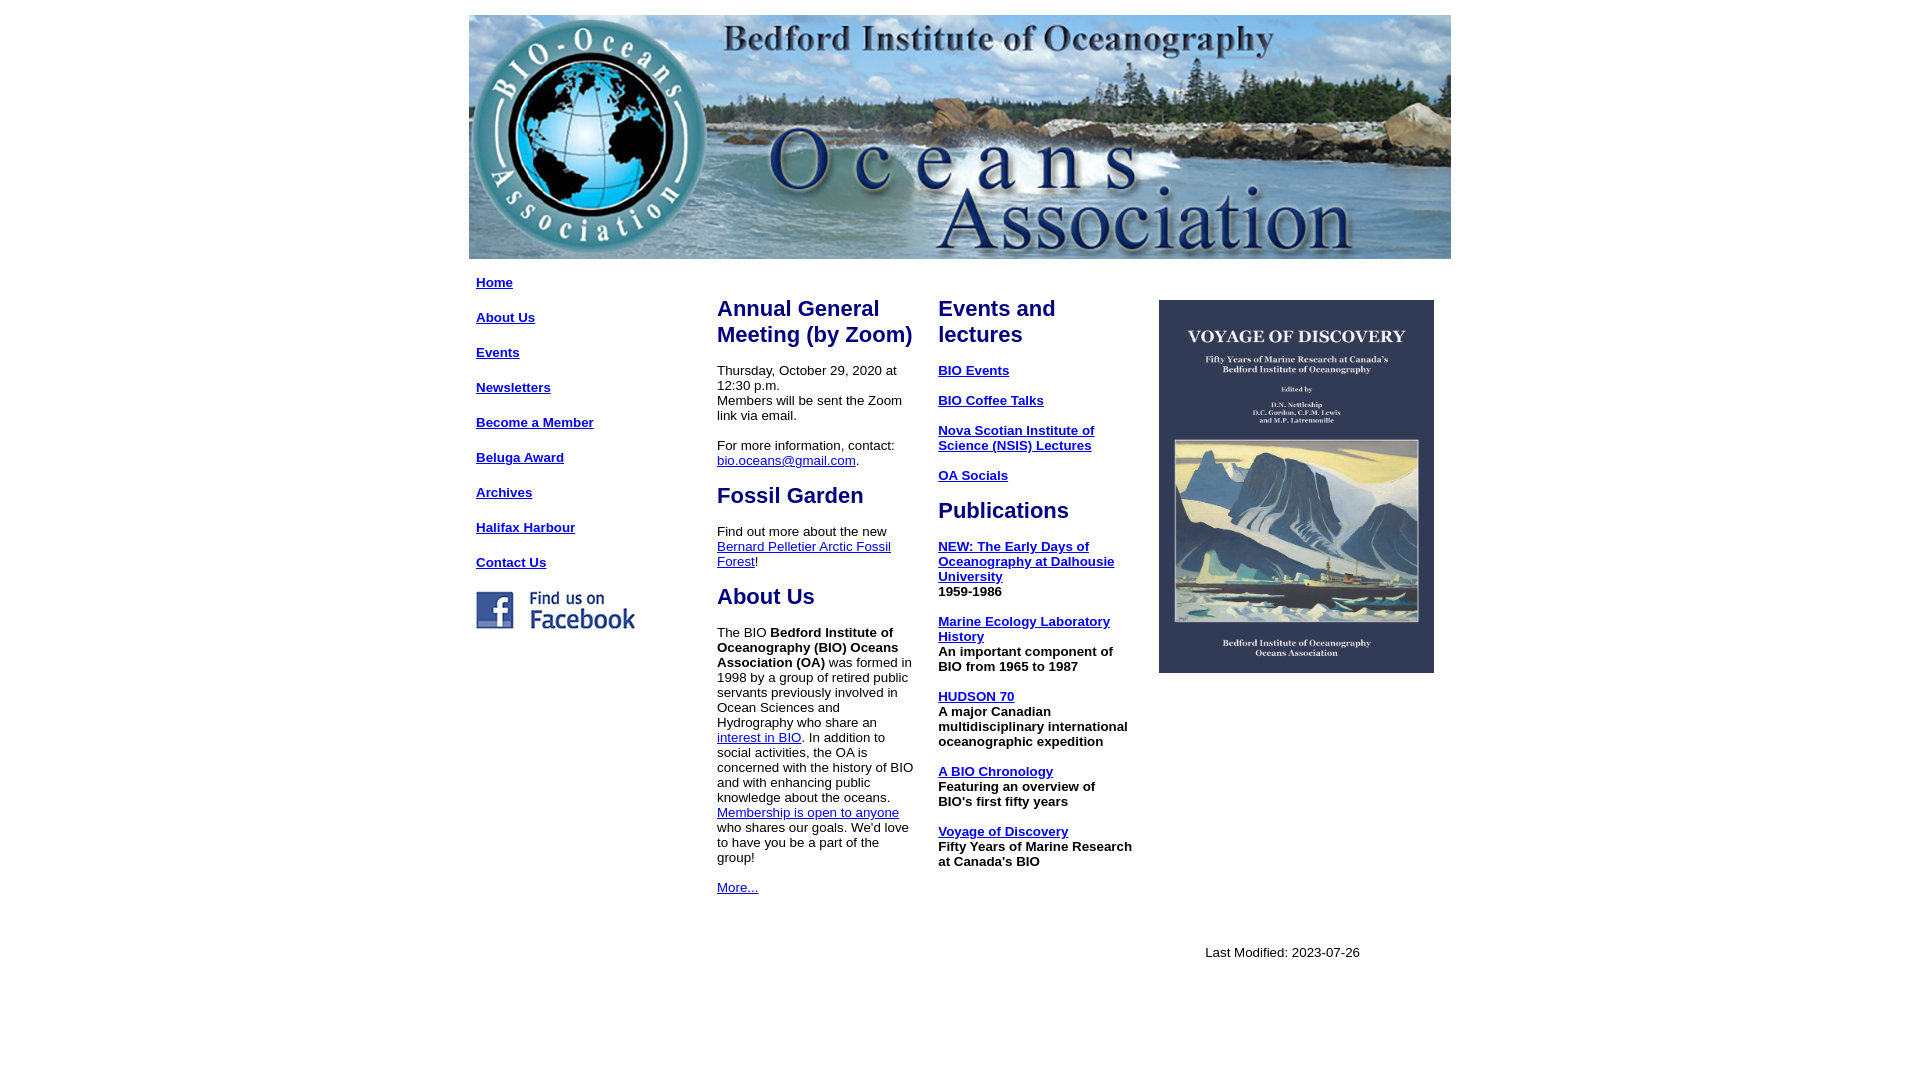 Image resolution: width=1920 pixels, height=1080 pixels. Describe the element at coordinates (990, 400) in the screenshot. I see `'BIO Coffee Talks'` at that location.